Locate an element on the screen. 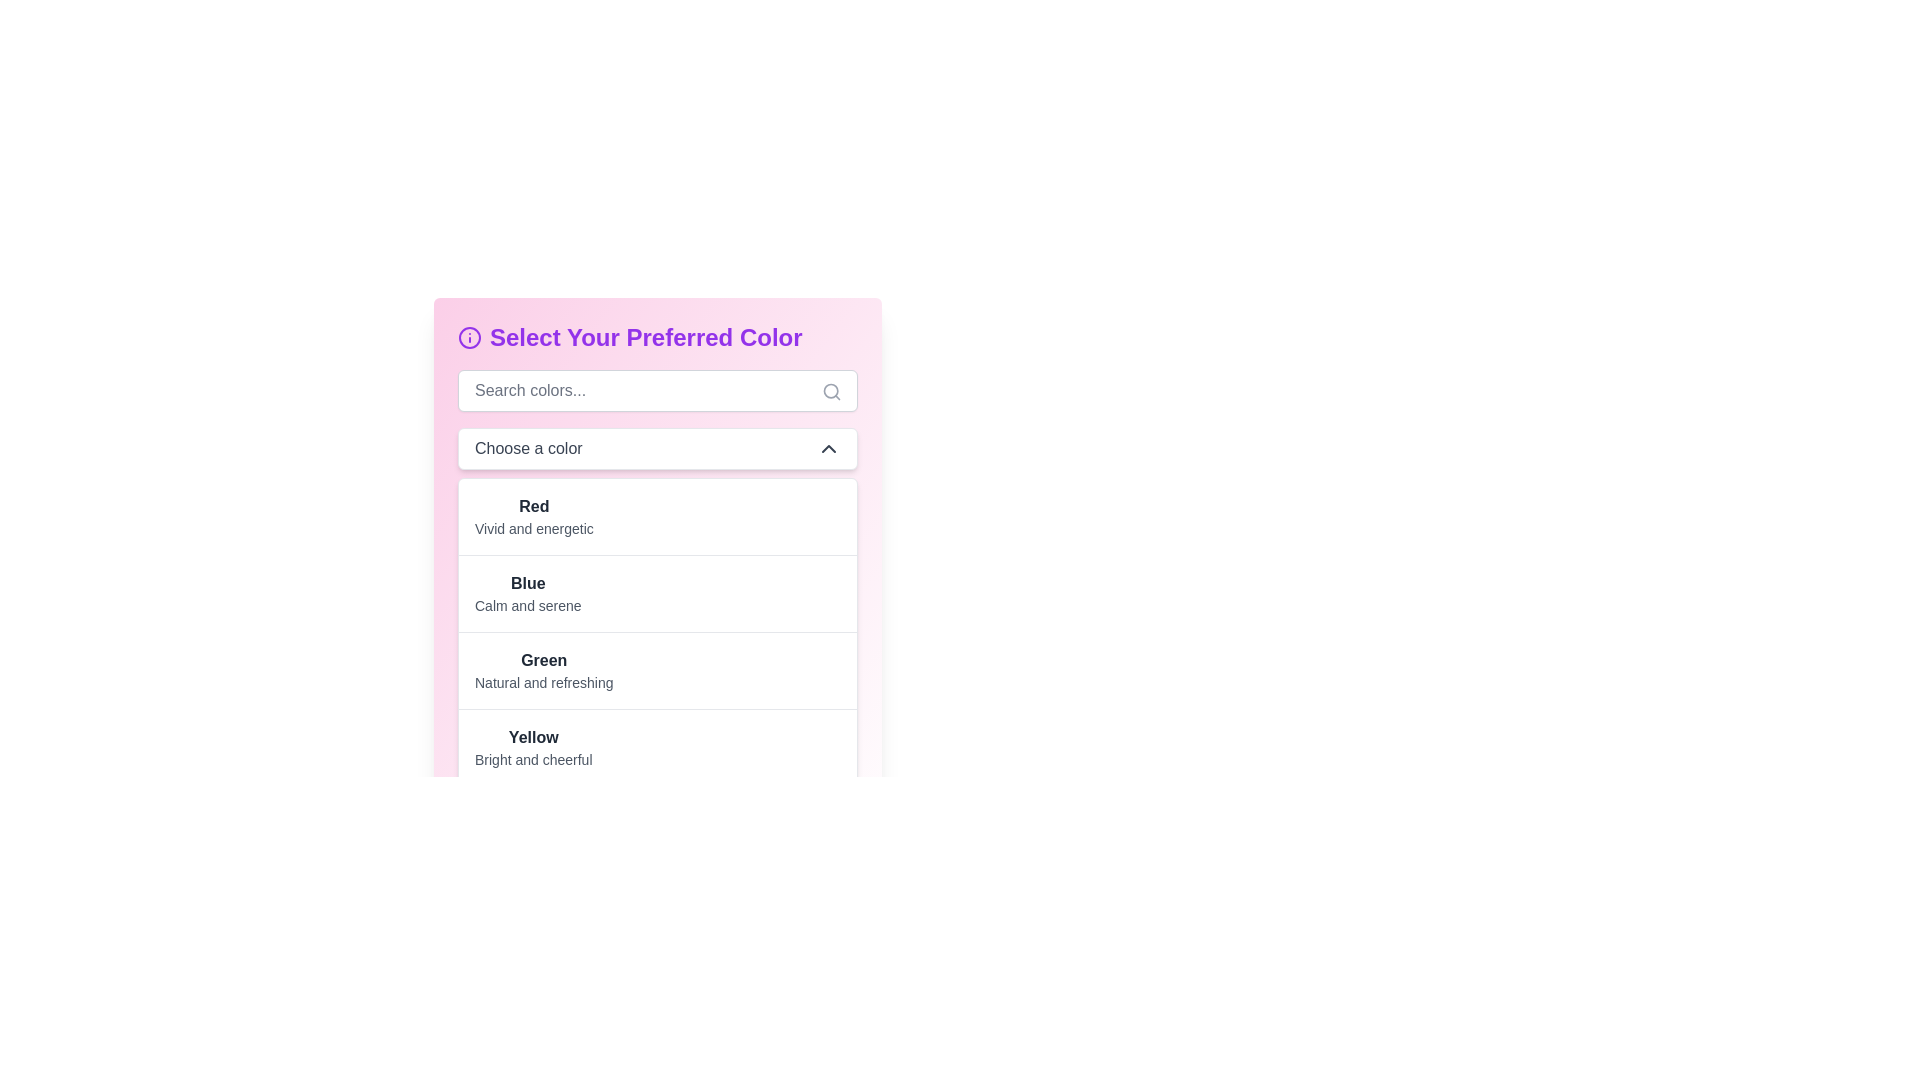  the text label for the color option 'Green,' which is located in the list of color options under 'Select Your Preferred Color.' This label is the third item in the sequence, positioned above the description 'Natural and refreshing.' is located at coordinates (544, 660).